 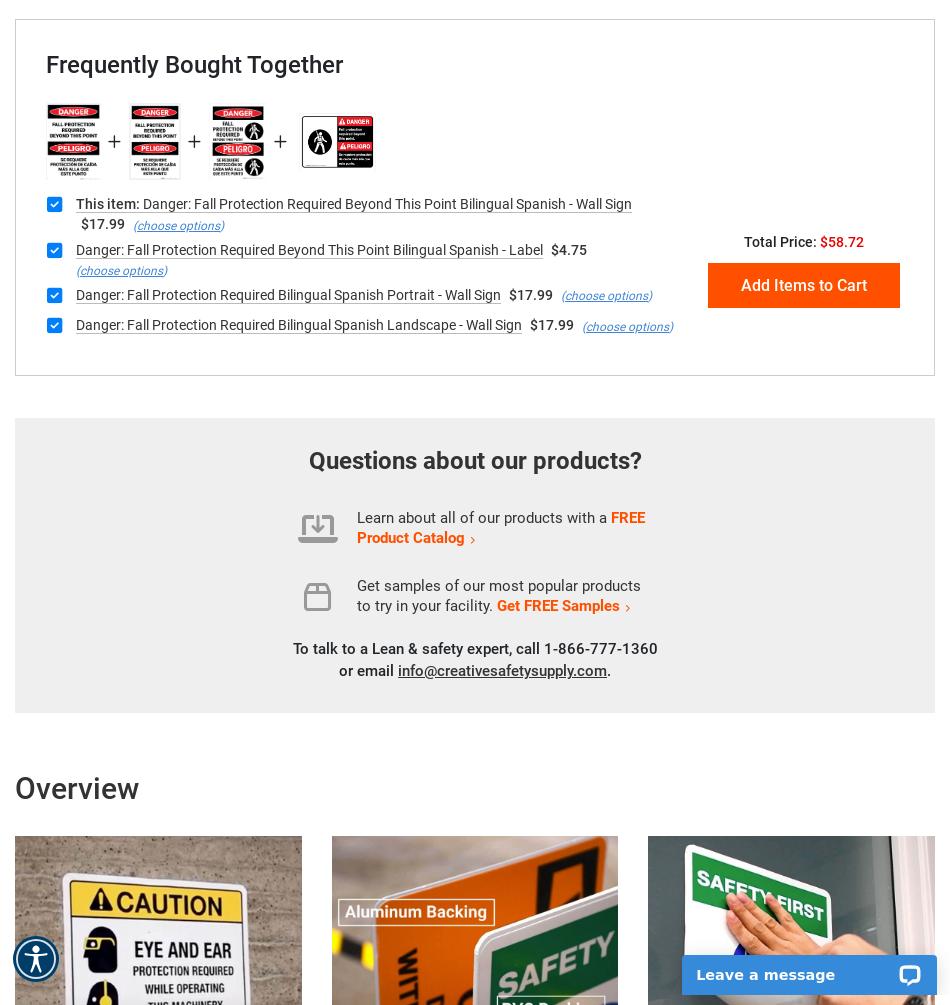 What do you see at coordinates (501, 526) in the screenshot?
I see `'FREE Product Catalog'` at bounding box center [501, 526].